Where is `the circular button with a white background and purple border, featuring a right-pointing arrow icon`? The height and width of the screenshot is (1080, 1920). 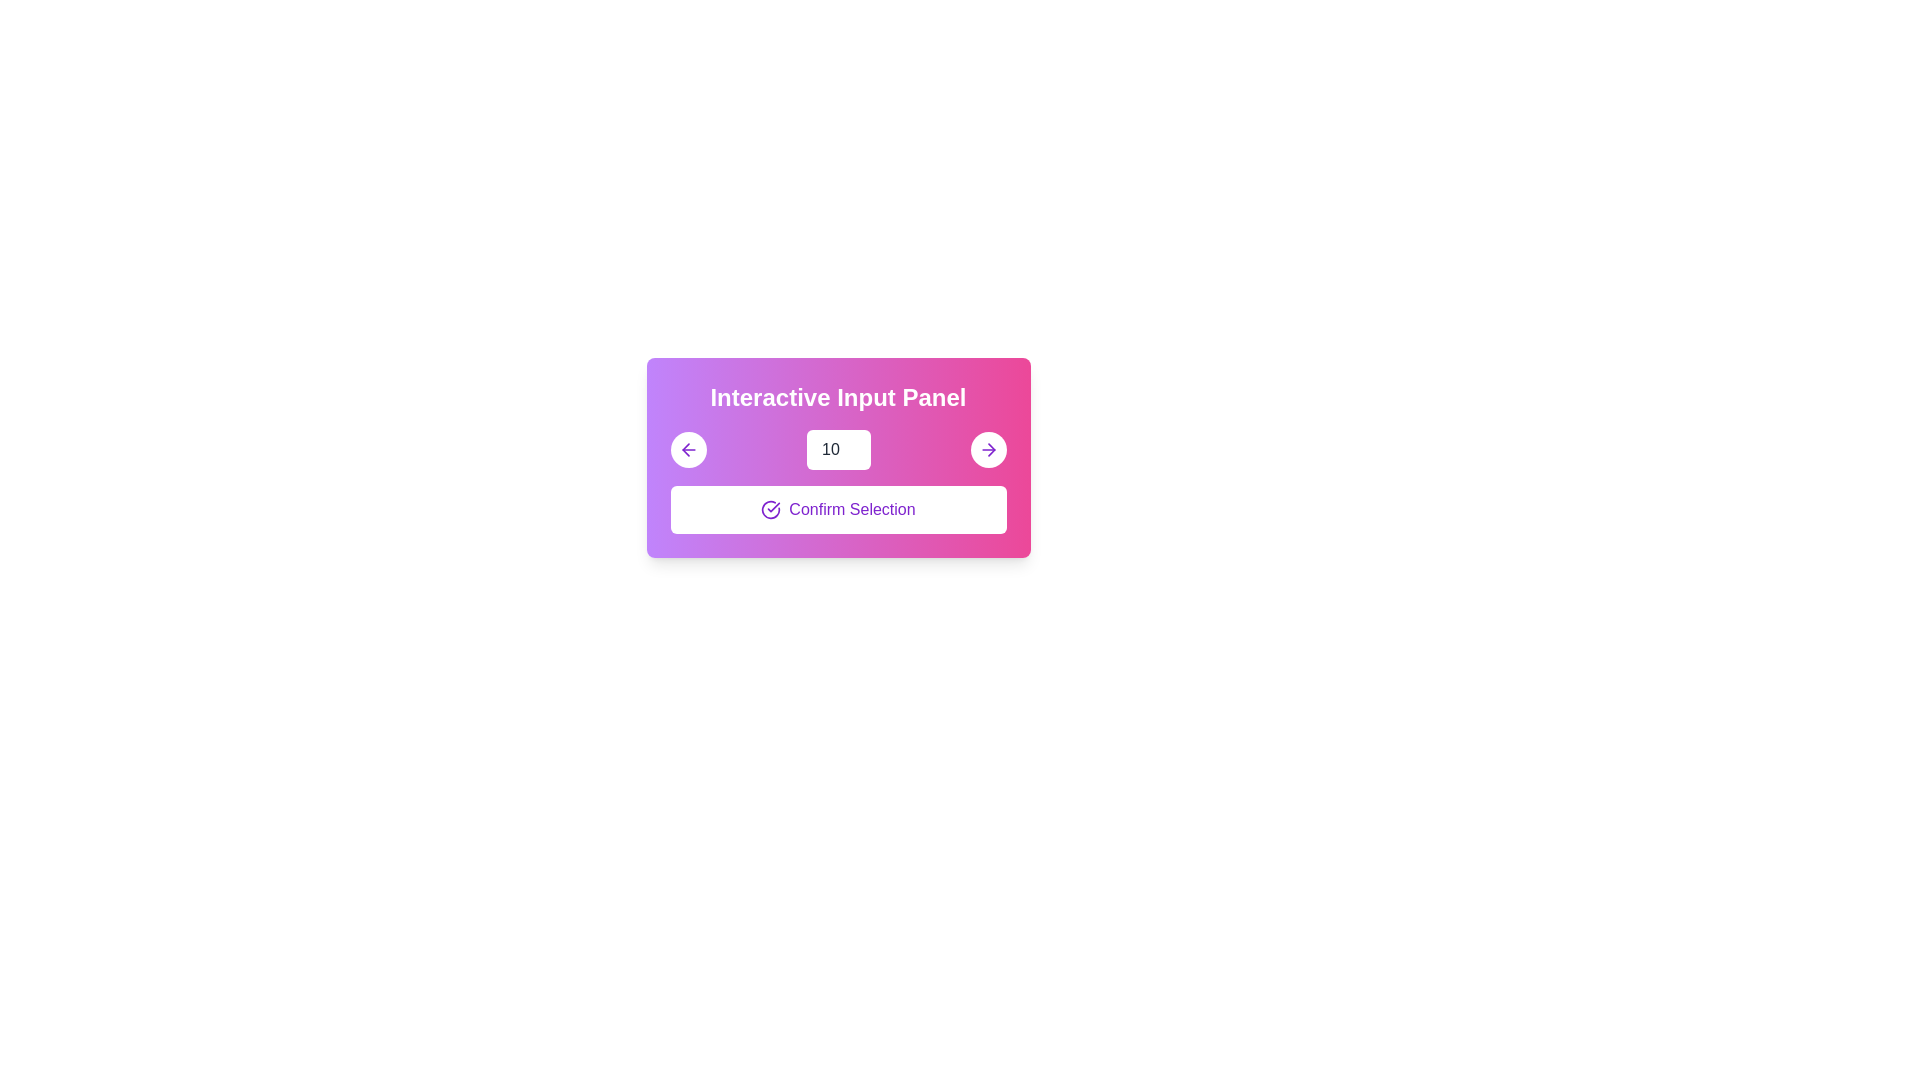
the circular button with a white background and purple border, featuring a right-pointing arrow icon is located at coordinates (988, 450).